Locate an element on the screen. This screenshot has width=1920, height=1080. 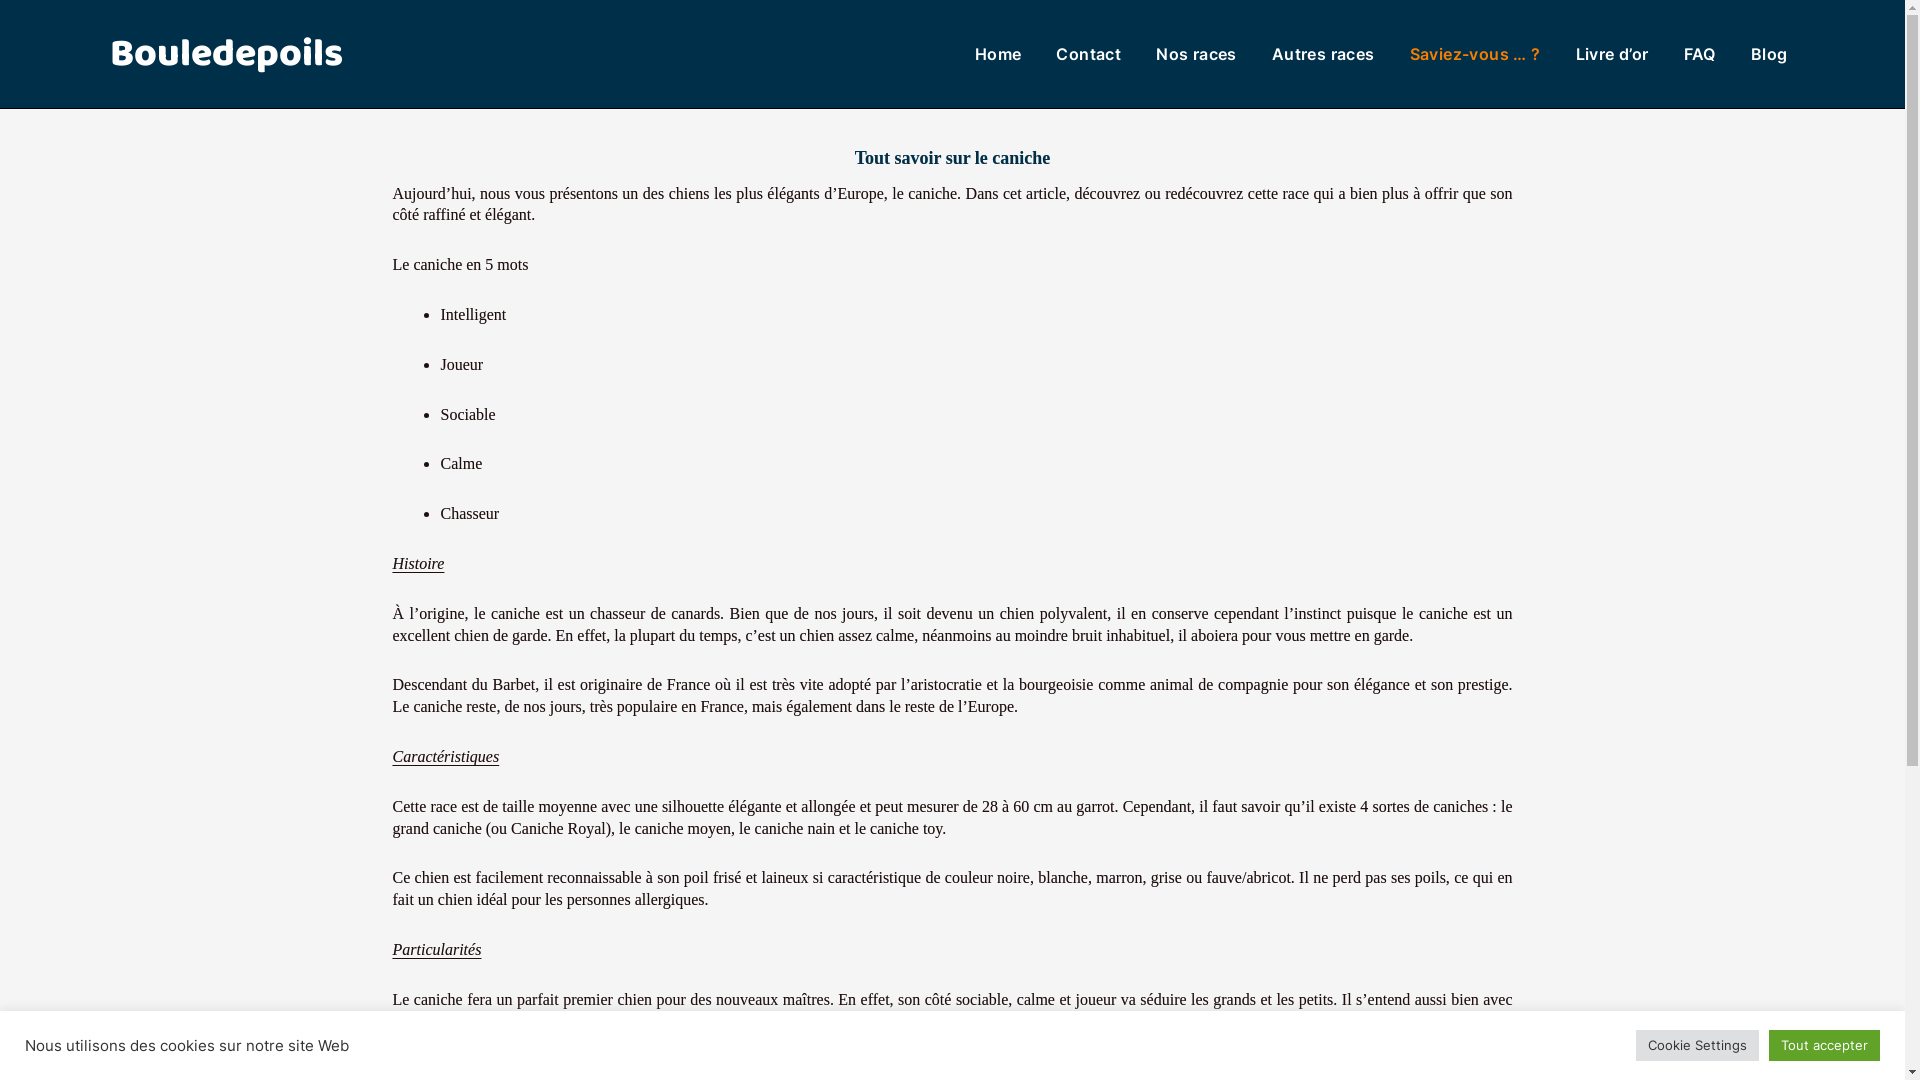
'Cookie Settings' is located at coordinates (1696, 1044).